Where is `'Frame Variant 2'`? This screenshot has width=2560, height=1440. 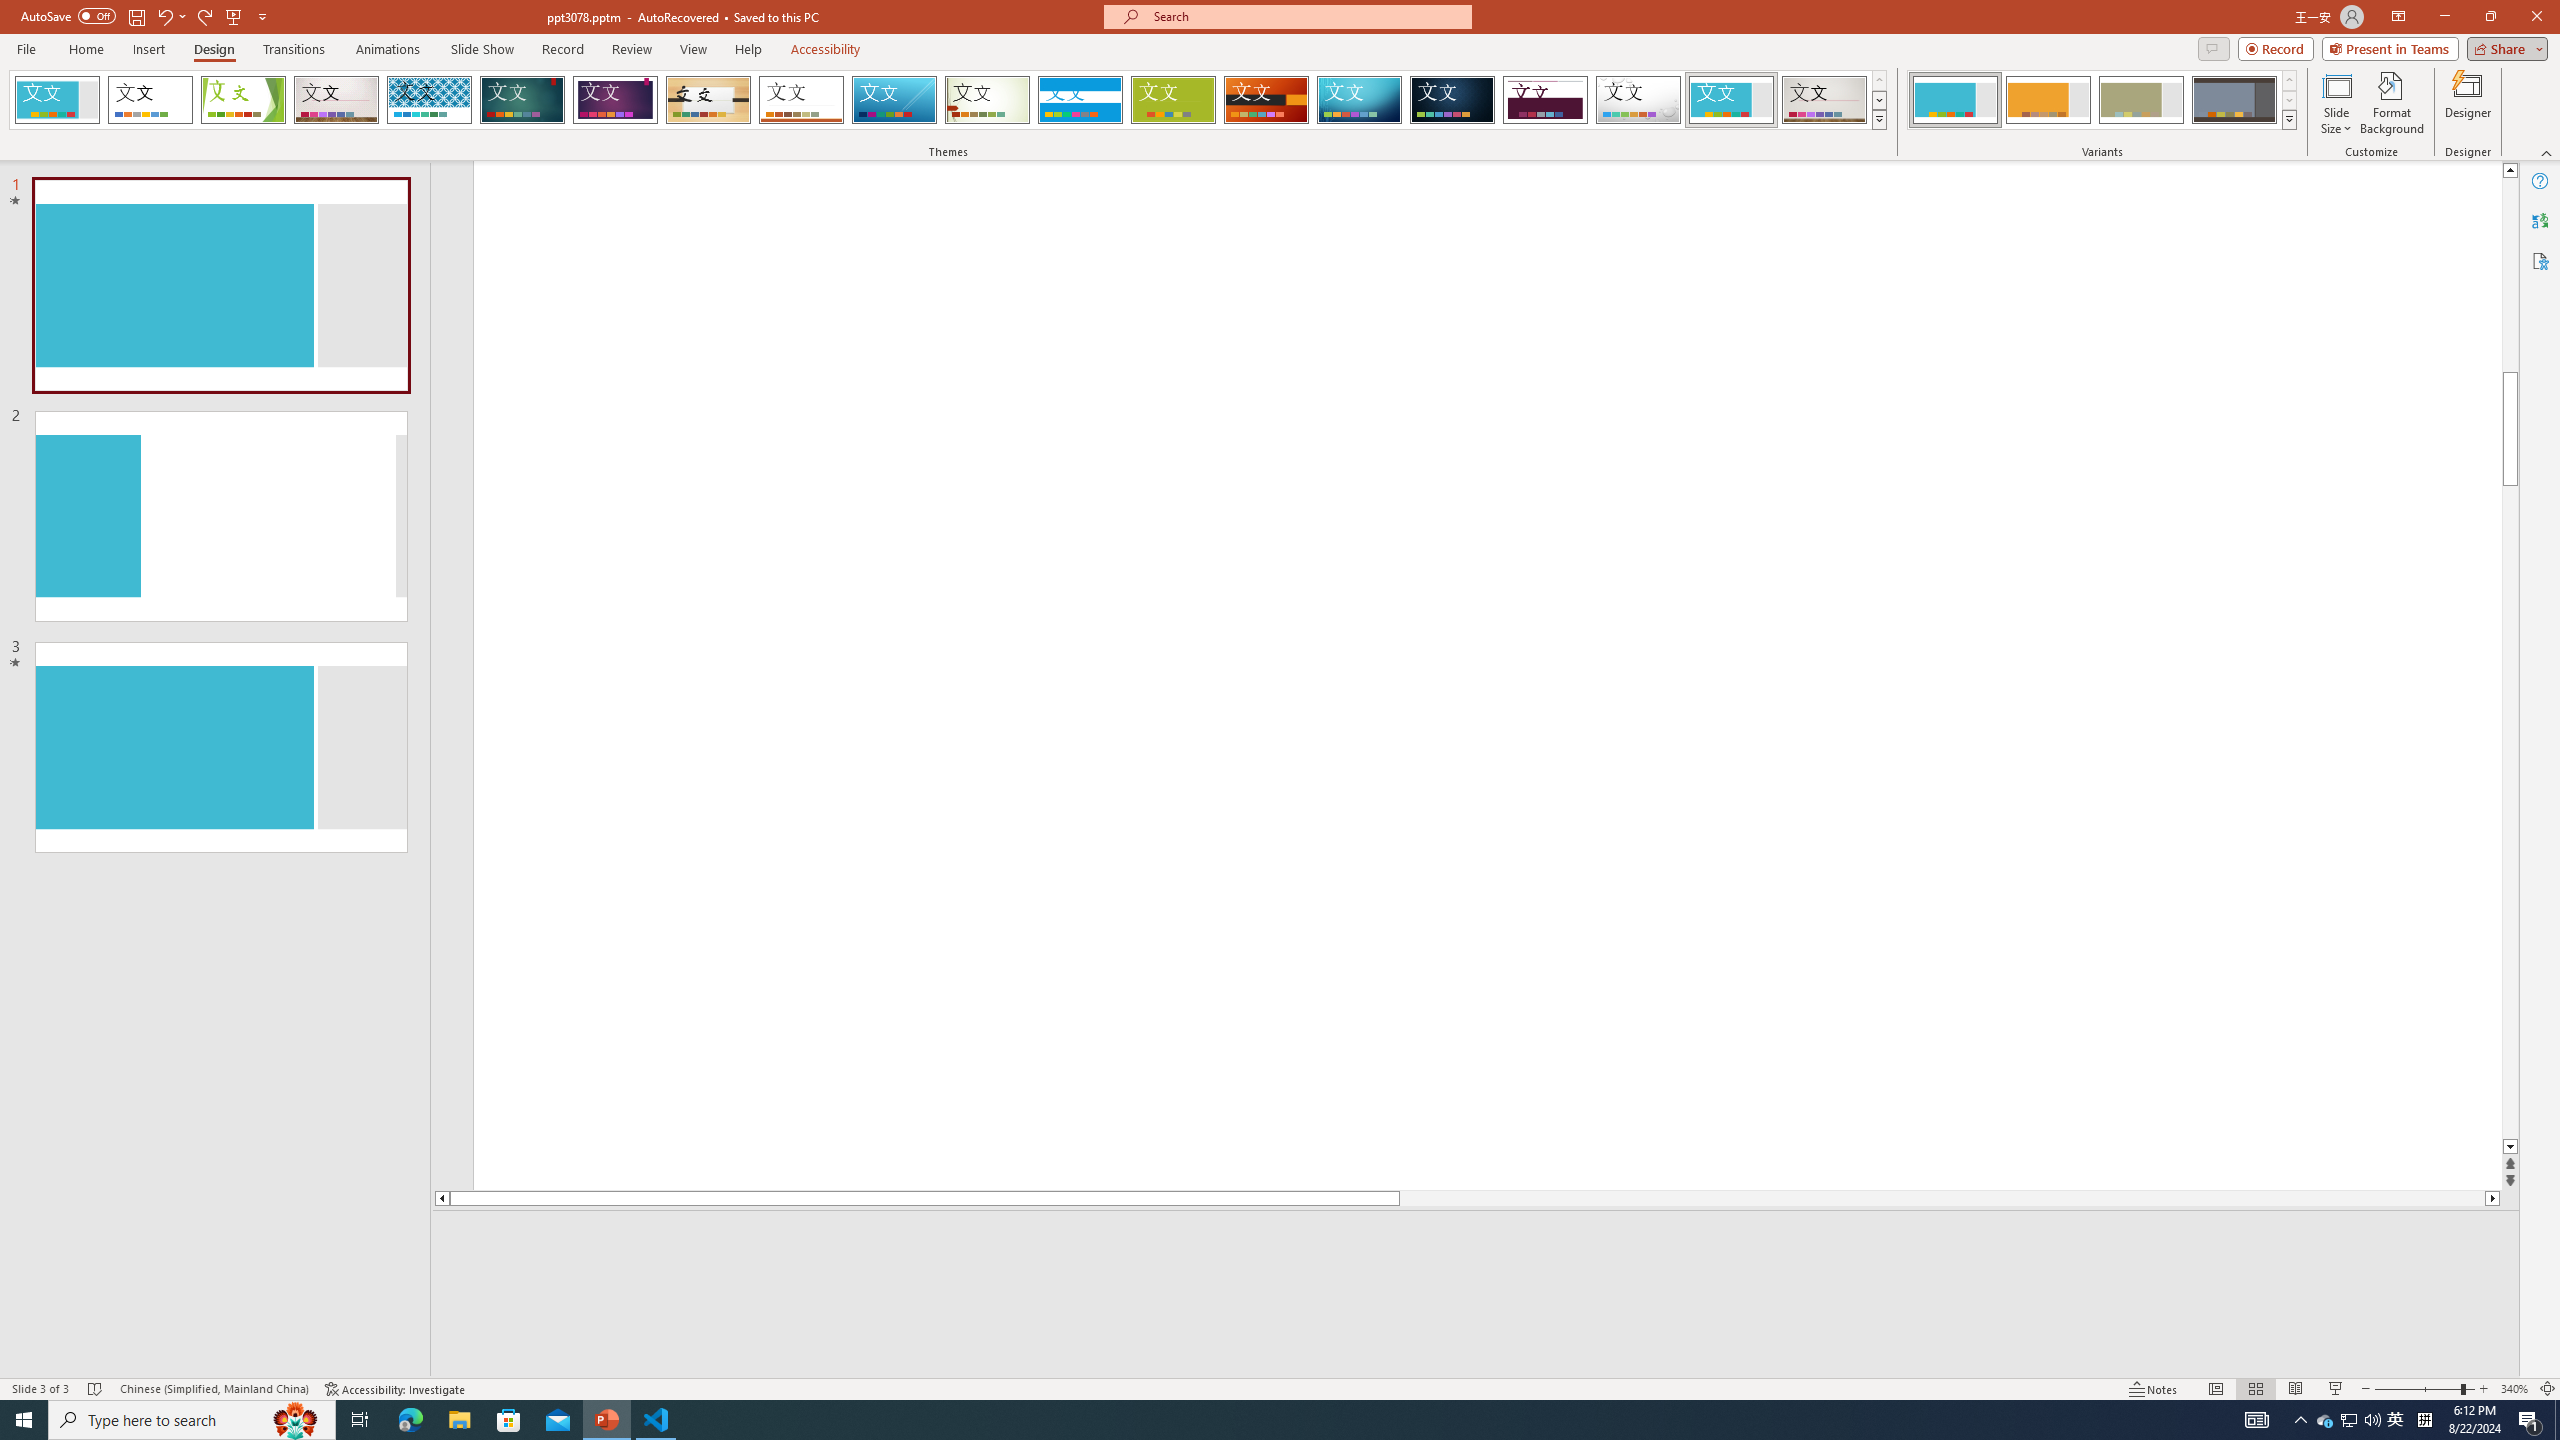
'Frame Variant 2' is located at coordinates (2047, 99).